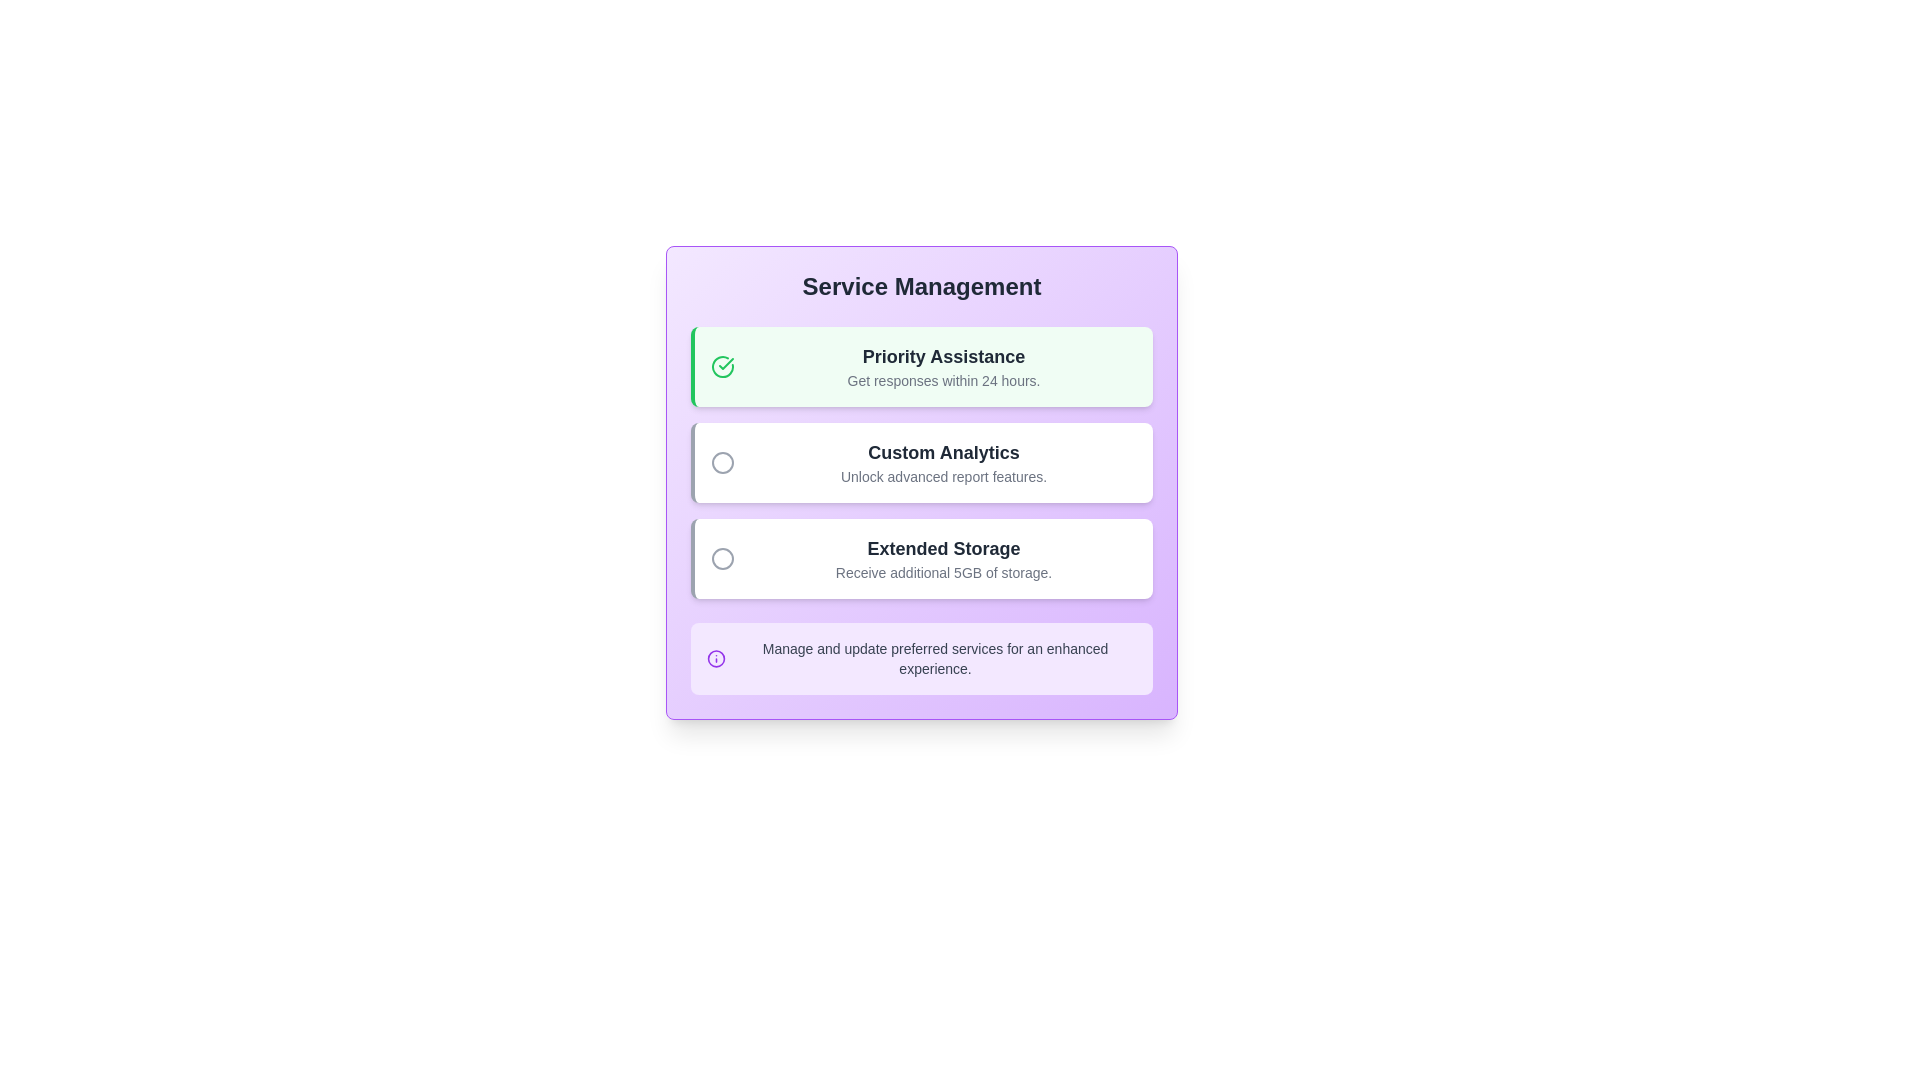 The width and height of the screenshot is (1920, 1080). What do you see at coordinates (943, 548) in the screenshot?
I see `the Text label indicating the 'Extended Storage' option, which is located in the middle of the interface within the third option of a vertical list under the 'Service Management' section` at bounding box center [943, 548].